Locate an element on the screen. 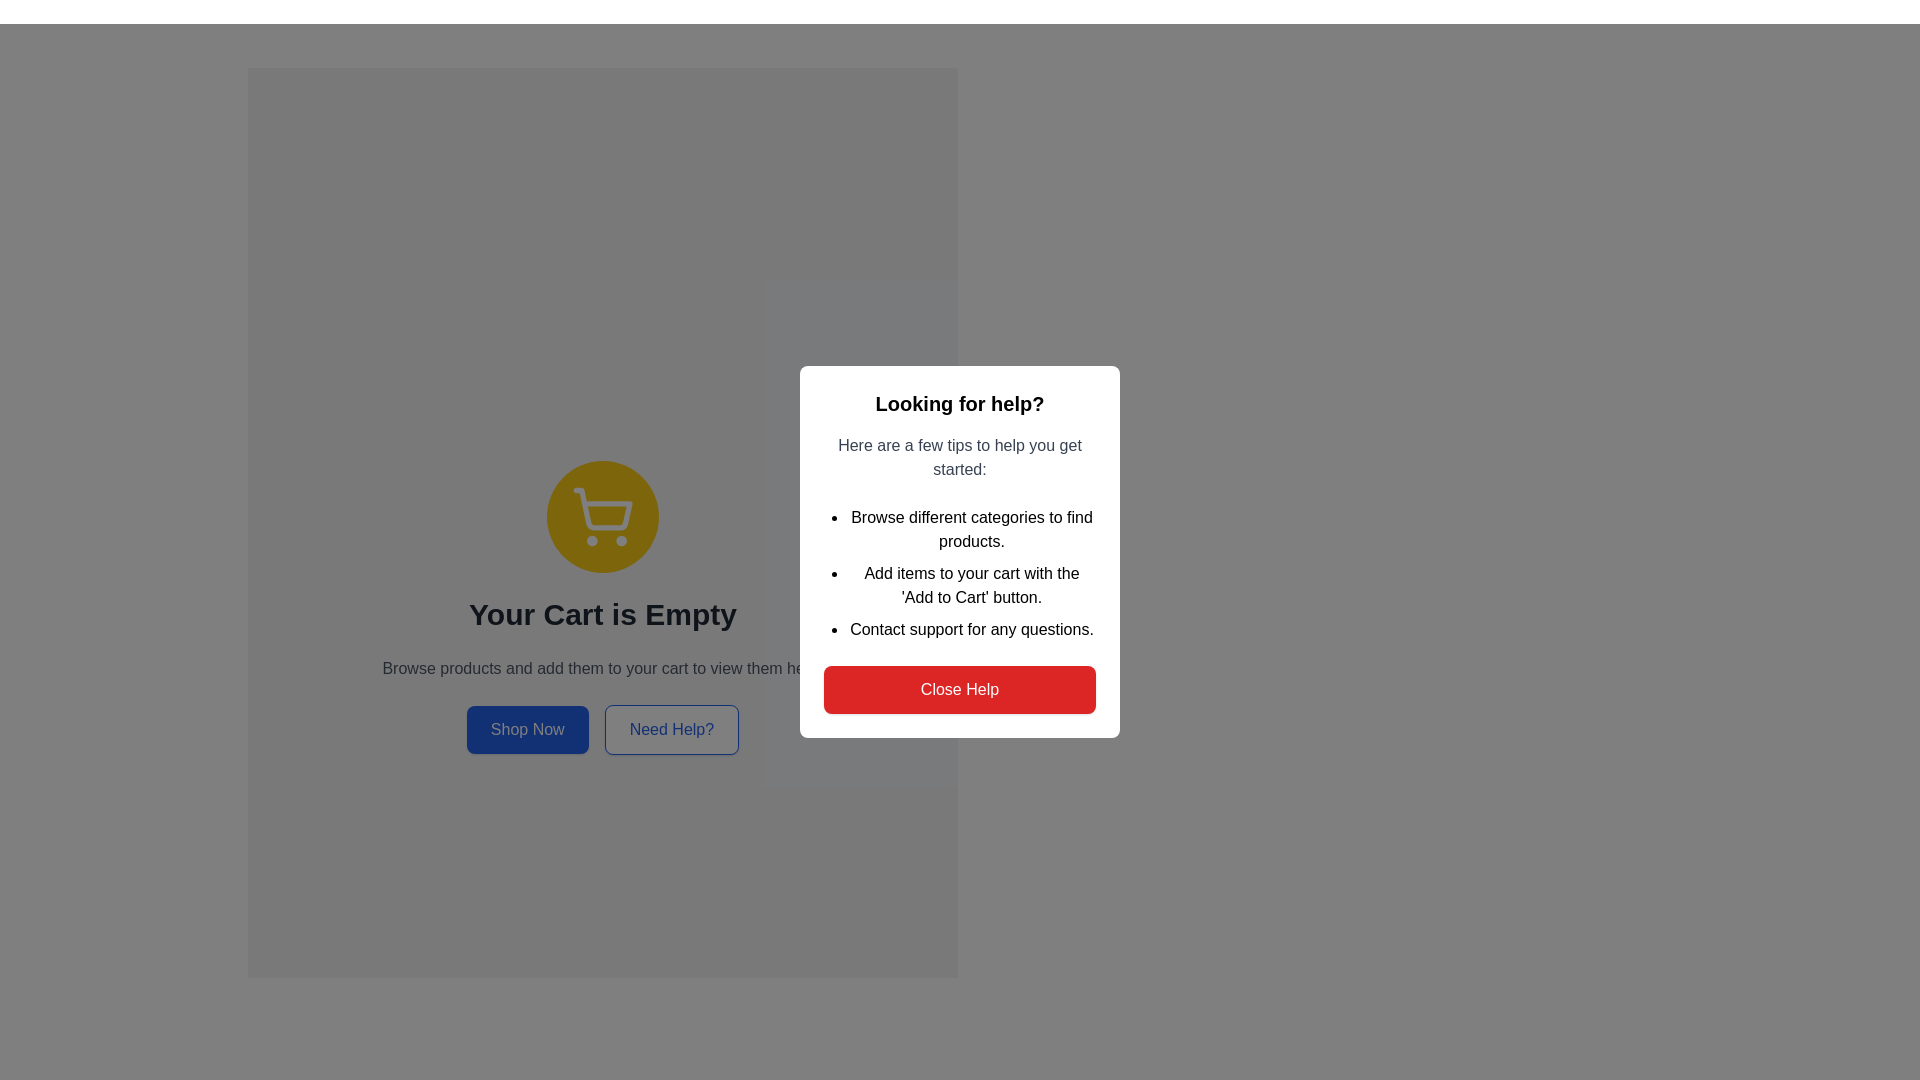 The height and width of the screenshot is (1080, 1920). the text label displaying the message 'Browse products and add them to your cart is located at coordinates (602, 668).